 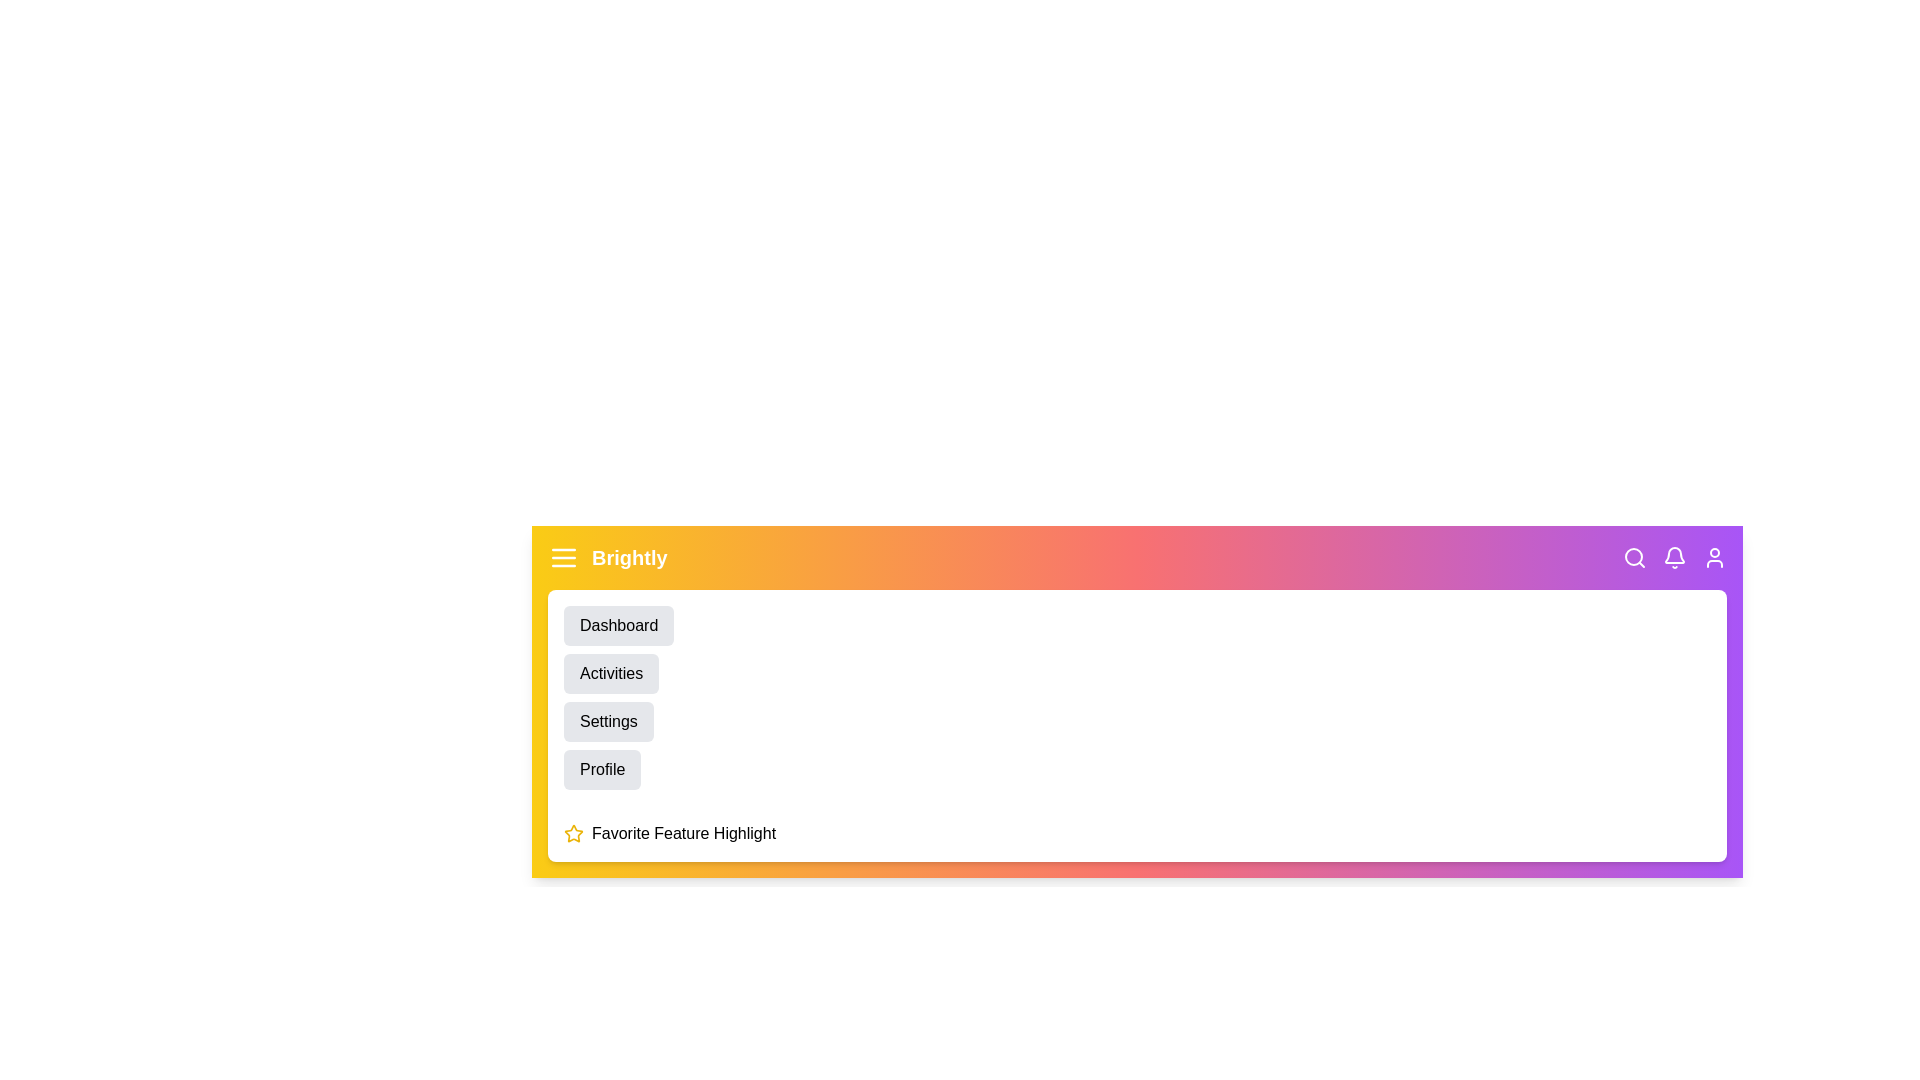 I want to click on the menu_icon to see the hover effect, so click(x=563, y=558).